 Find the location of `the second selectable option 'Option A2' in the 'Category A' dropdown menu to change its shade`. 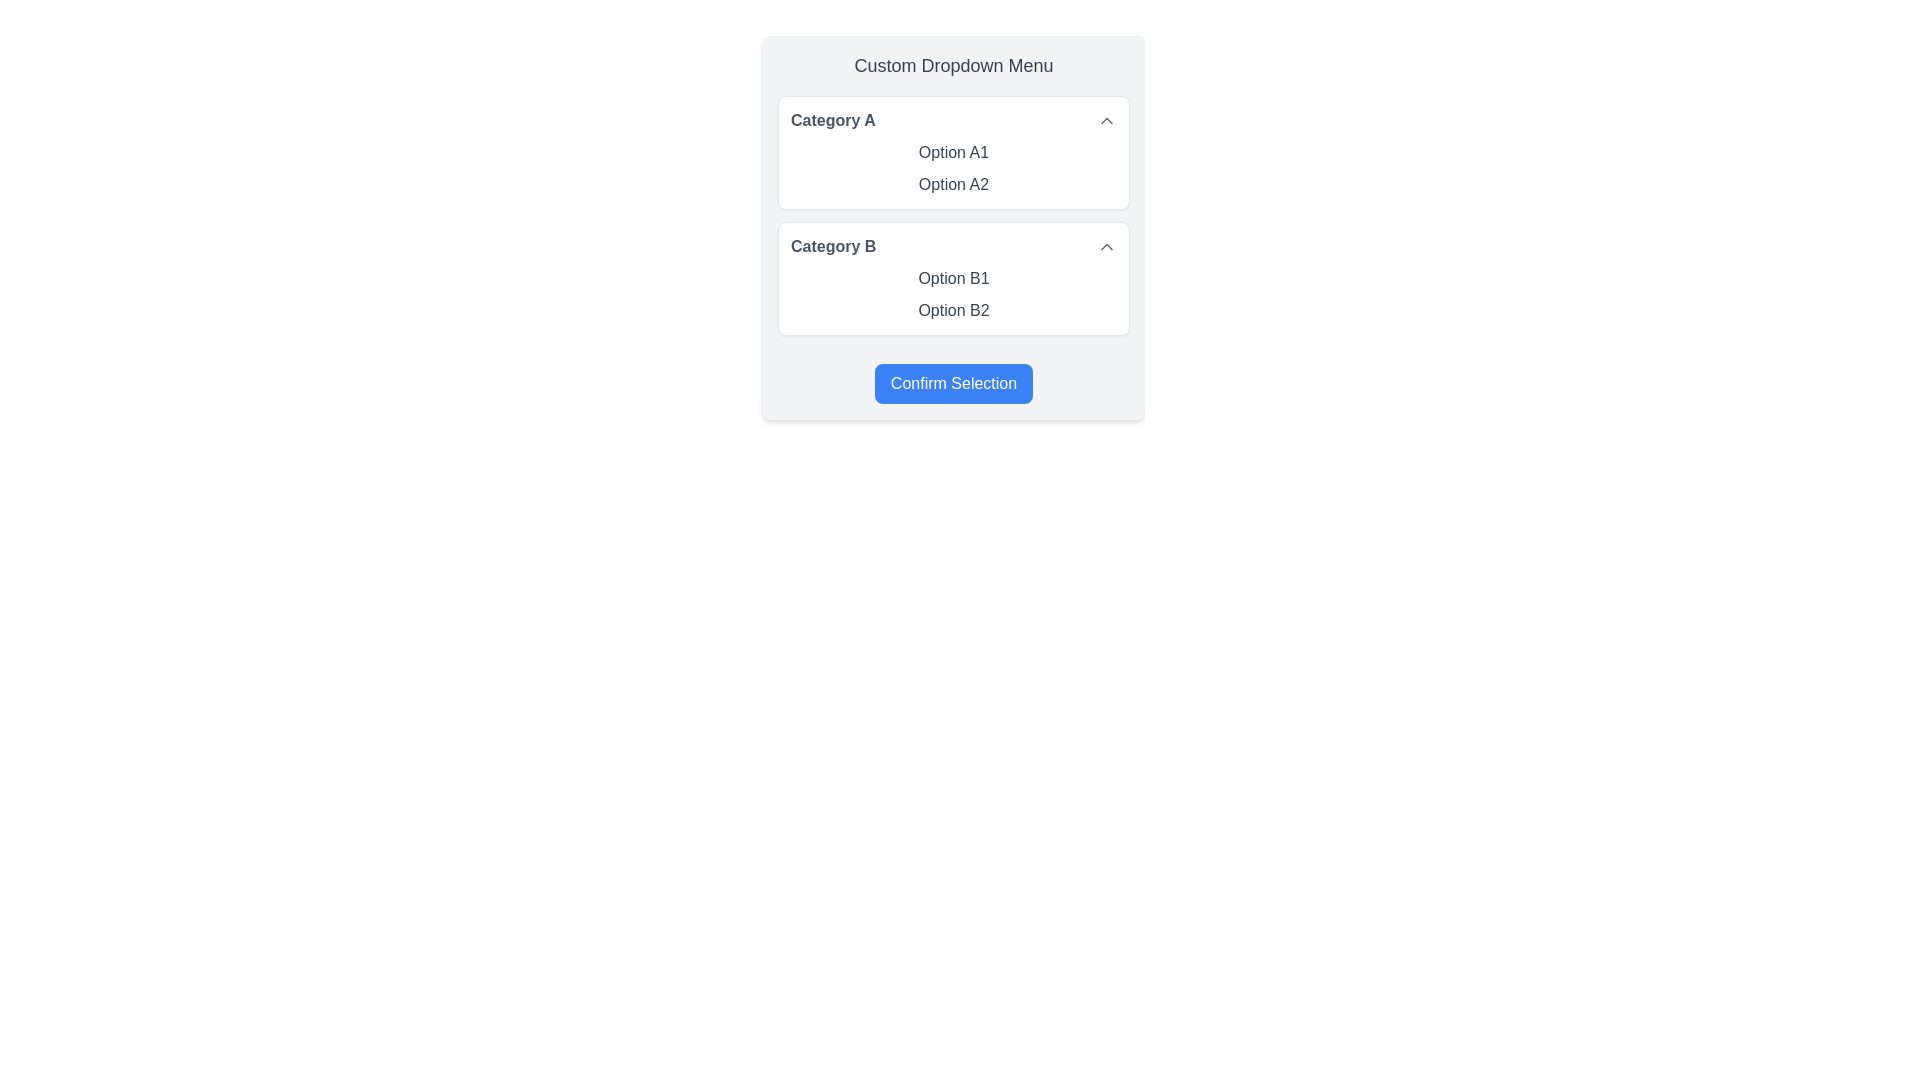

the second selectable option 'Option A2' in the 'Category A' dropdown menu to change its shade is located at coordinates (953, 185).